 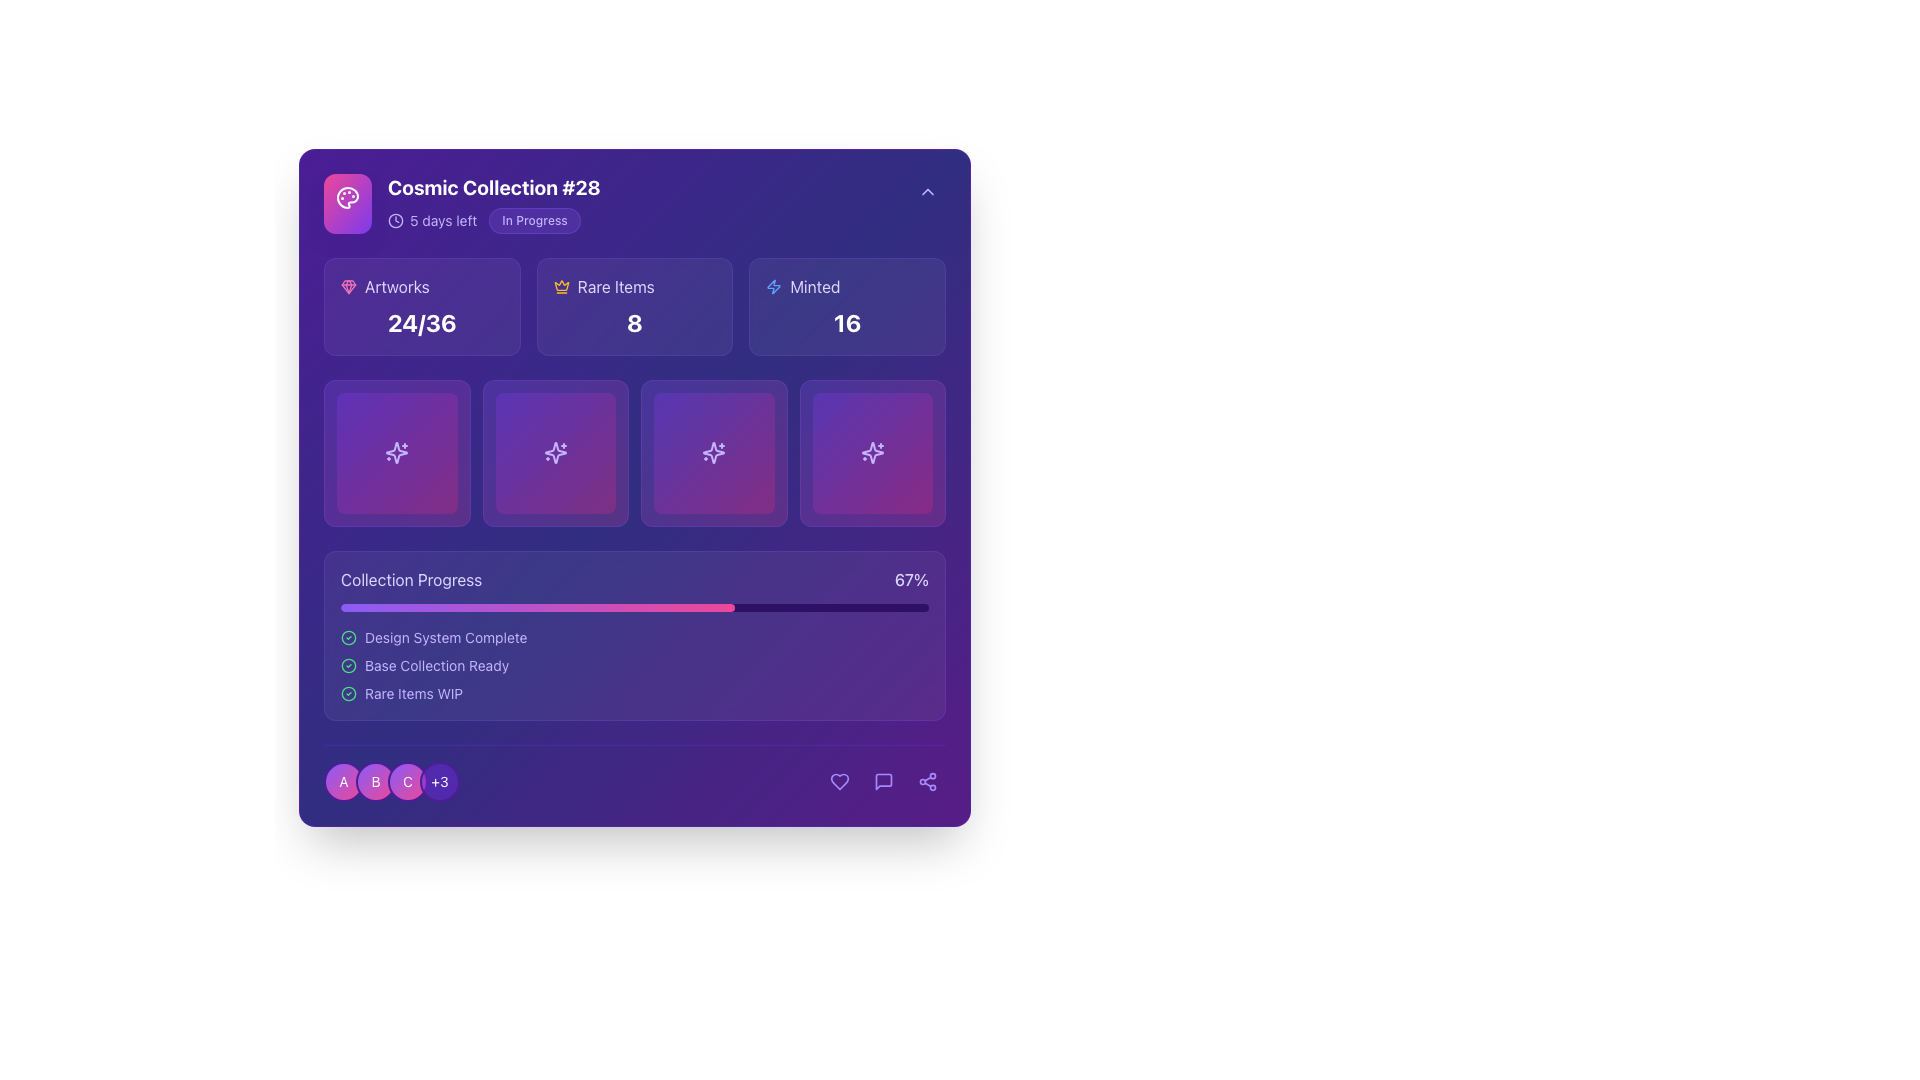 I want to click on the 'like' or 'favorite' button located in the bottom-right section of the interface, so click(x=840, y=779).